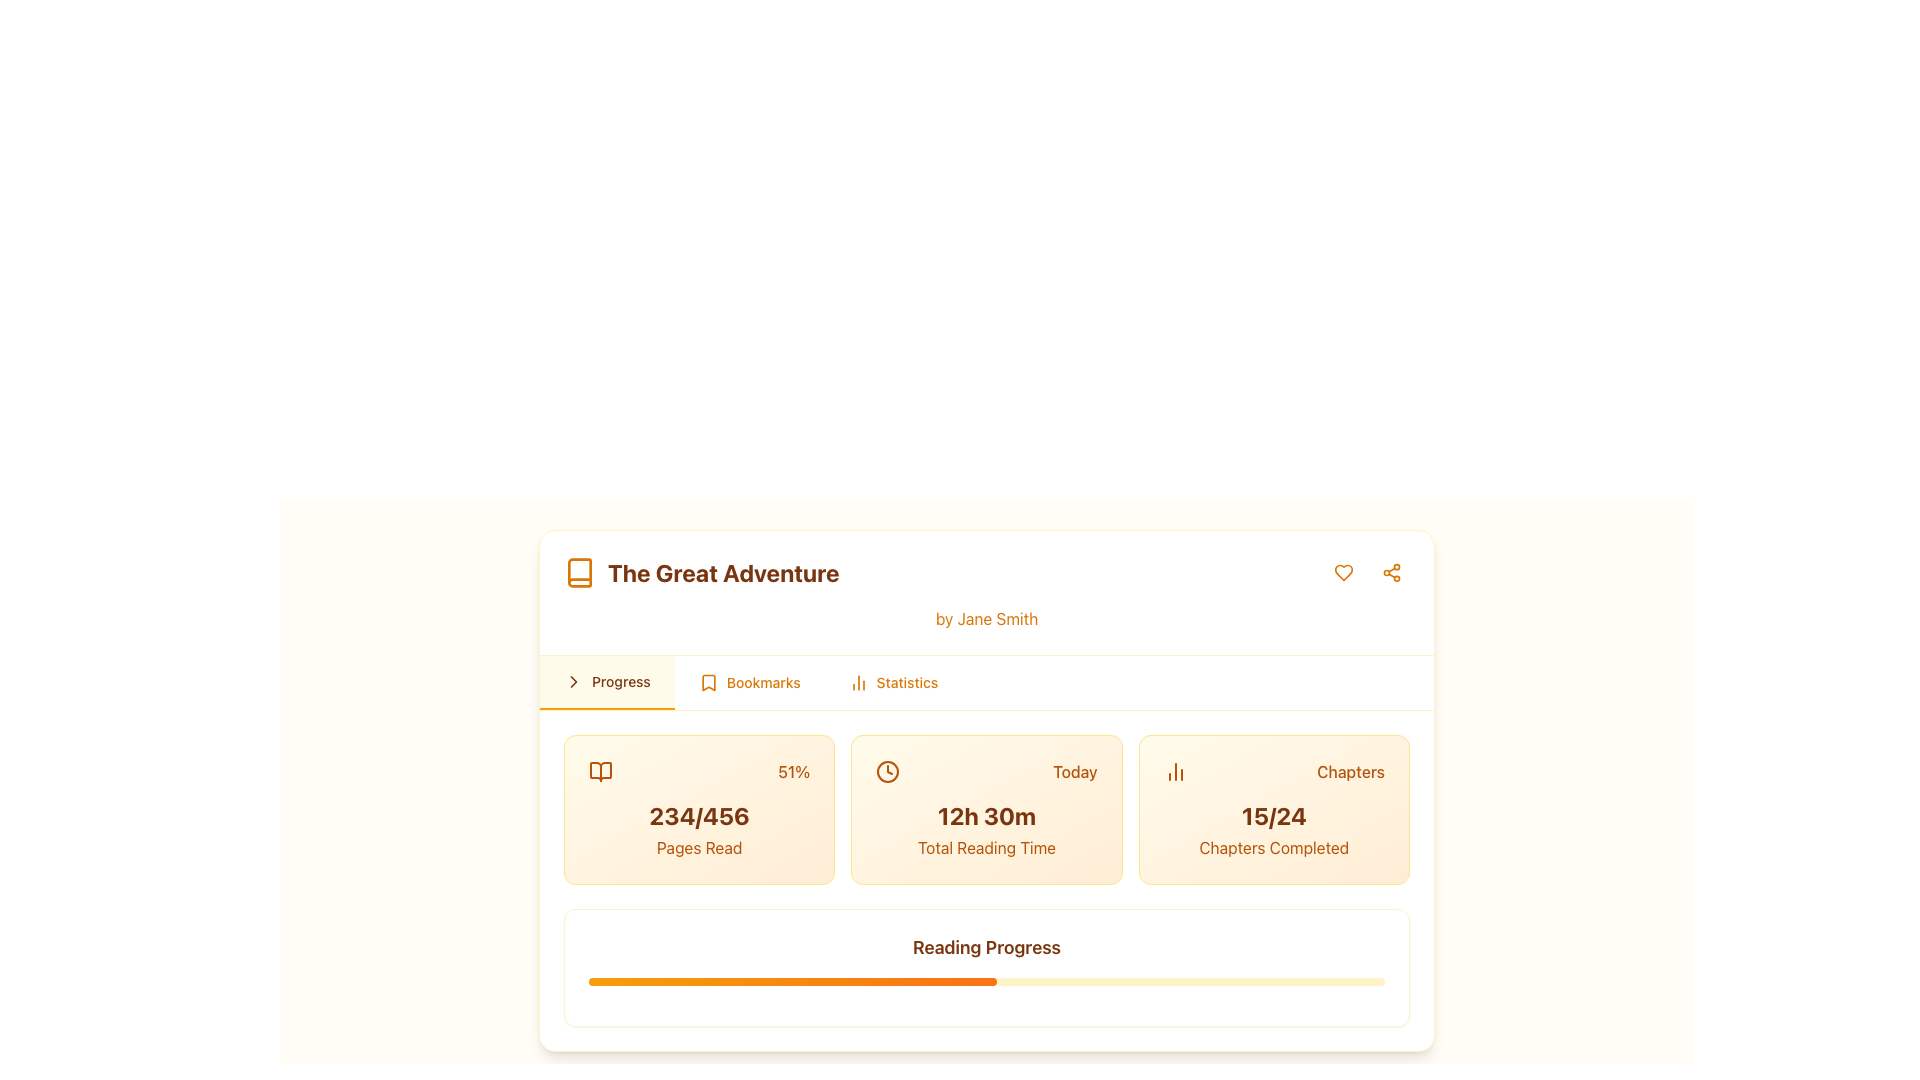 The height and width of the screenshot is (1080, 1920). Describe the element at coordinates (599, 770) in the screenshot. I see `the amber open book icon located to the left of the text 'The Great Adventure' in the header of the card-like UI component` at that location.